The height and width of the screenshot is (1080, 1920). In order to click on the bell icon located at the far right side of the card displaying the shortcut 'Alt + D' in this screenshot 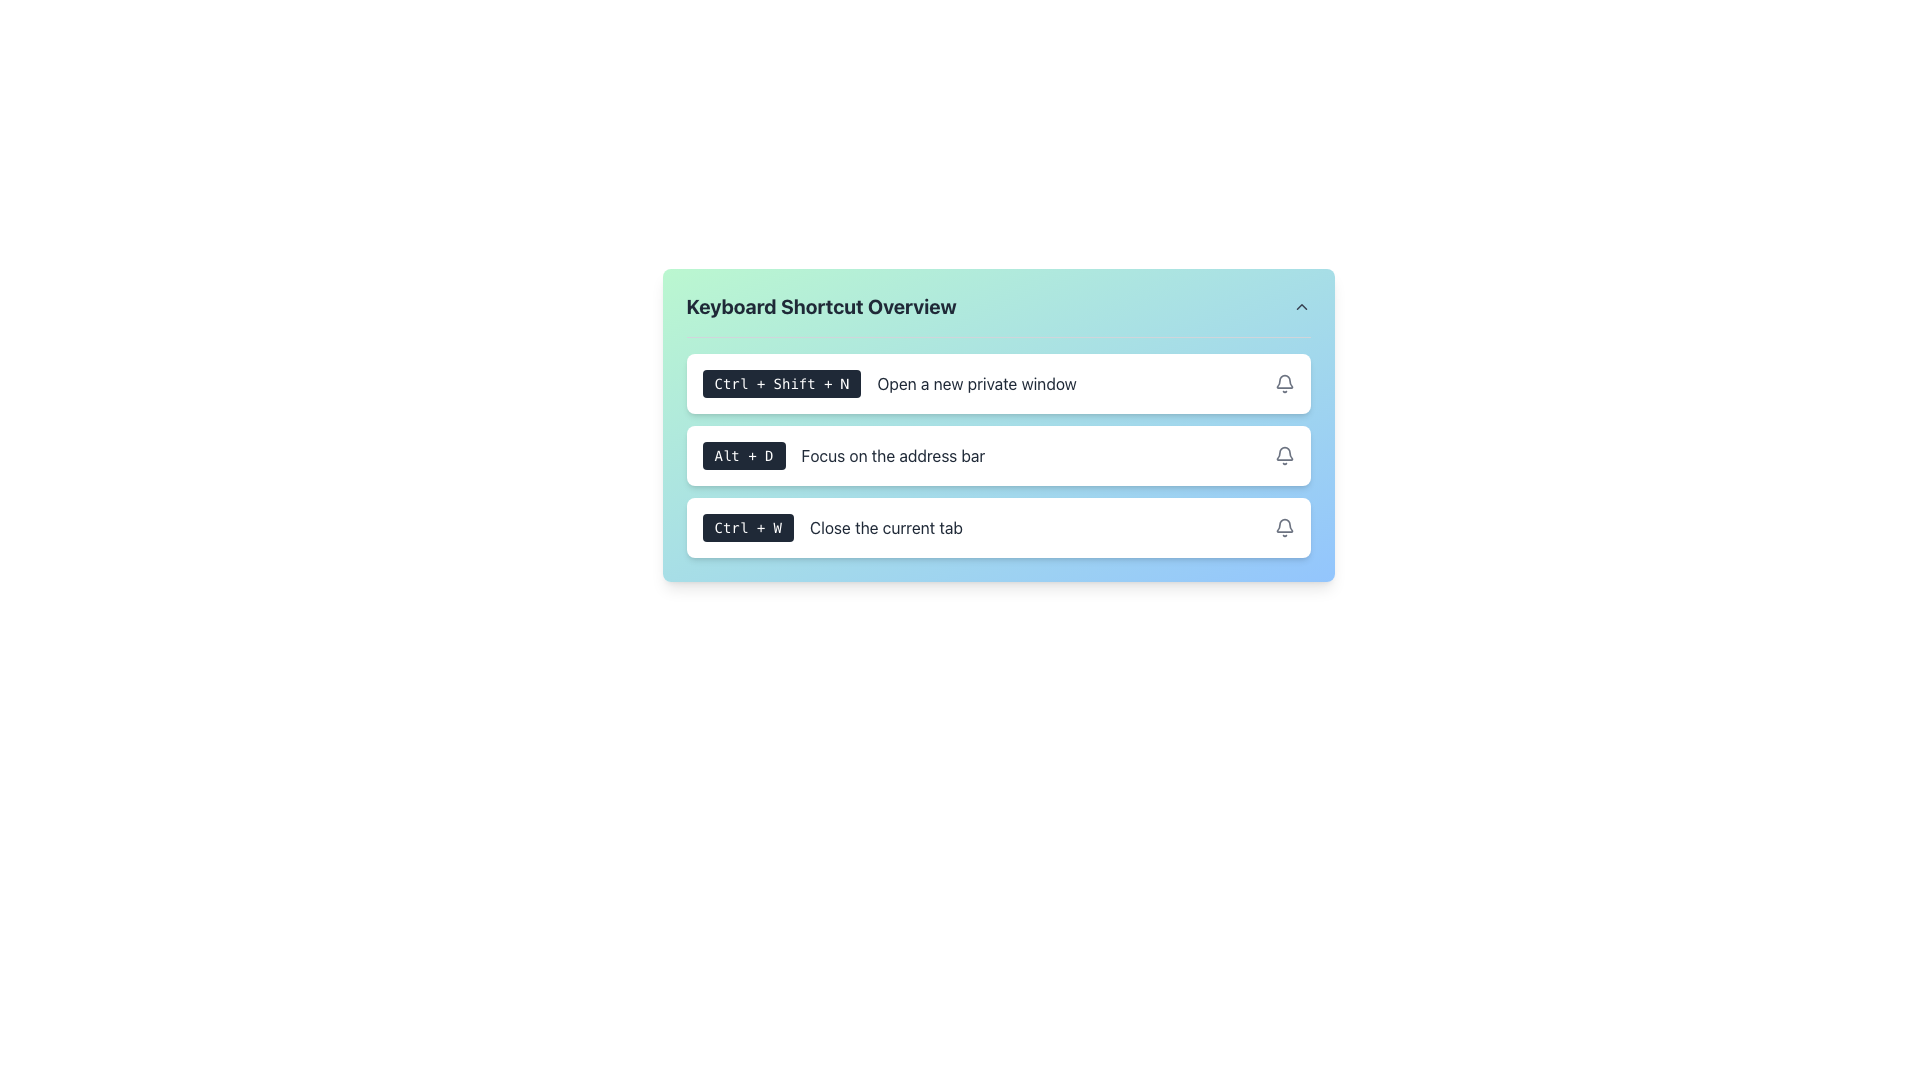, I will do `click(1284, 455)`.